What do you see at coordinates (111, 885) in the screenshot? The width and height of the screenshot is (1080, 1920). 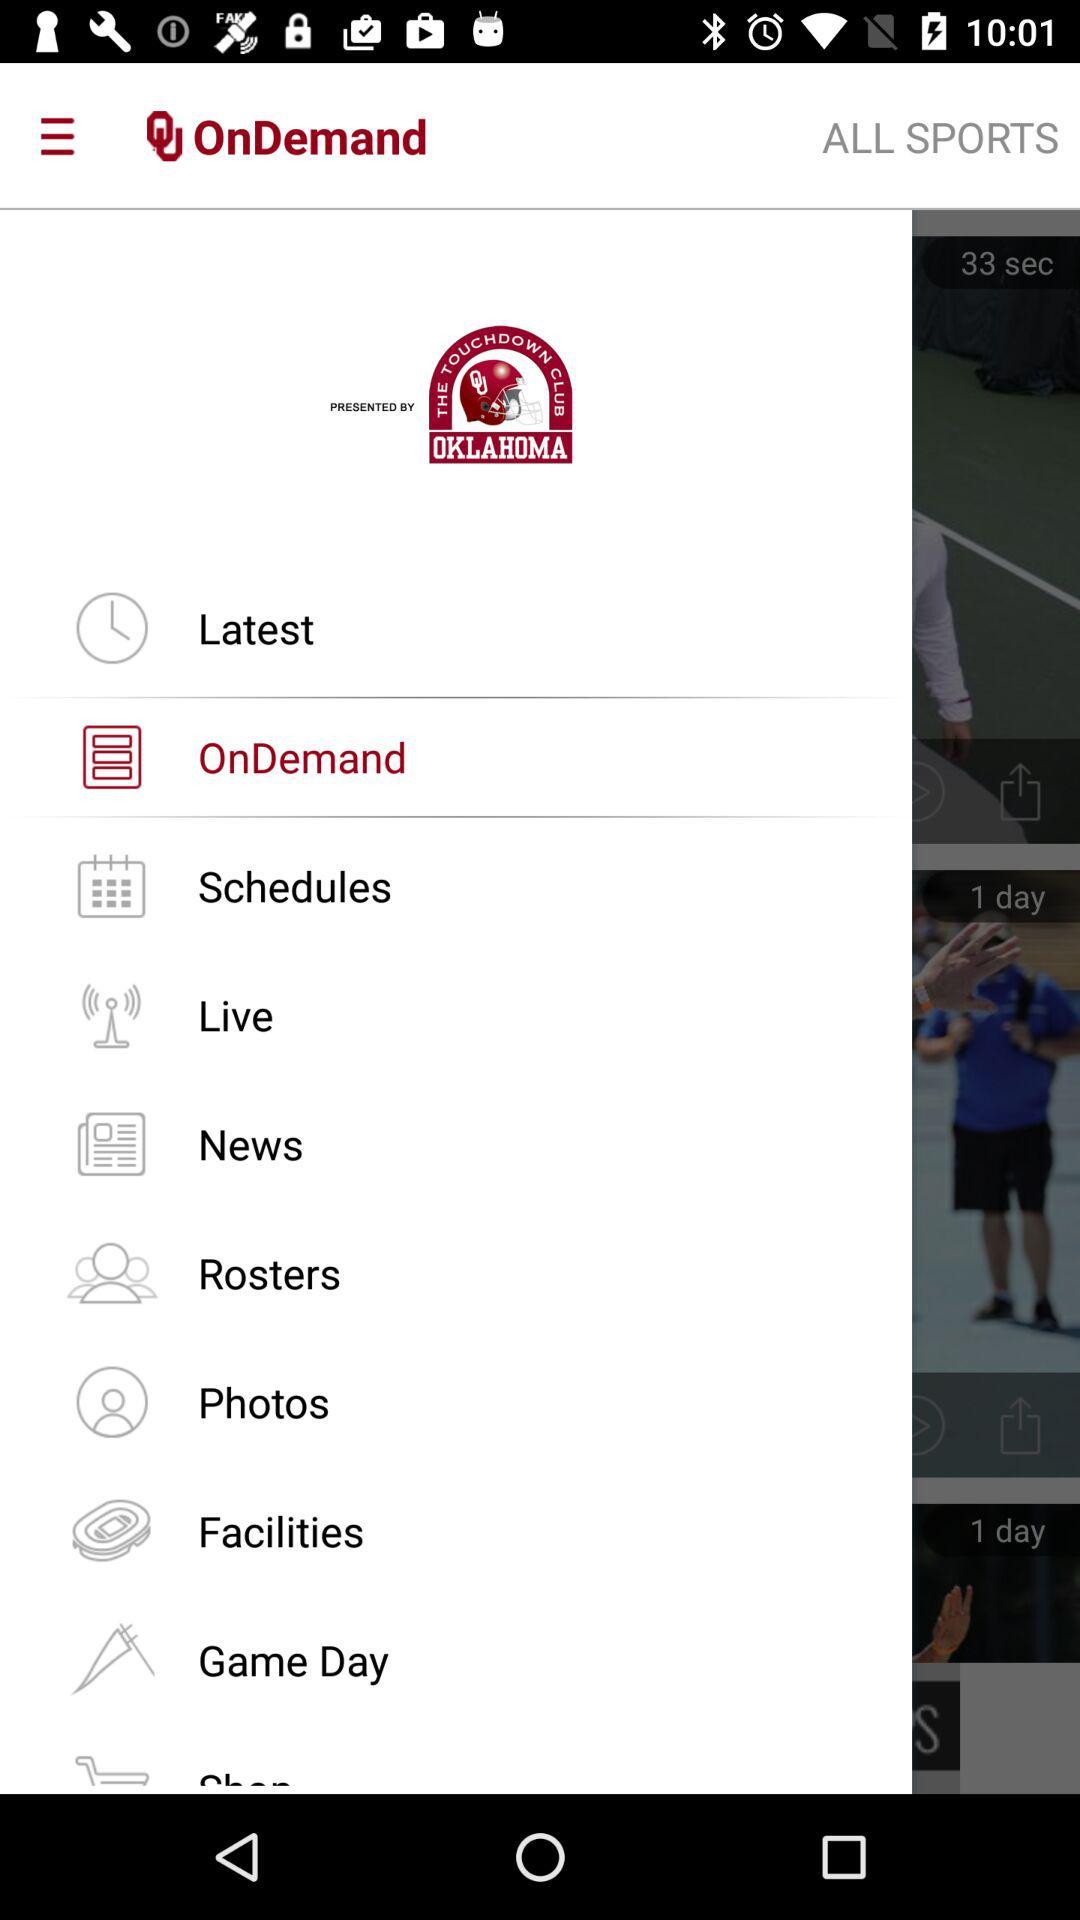 I see `calendar icon` at bounding box center [111, 885].